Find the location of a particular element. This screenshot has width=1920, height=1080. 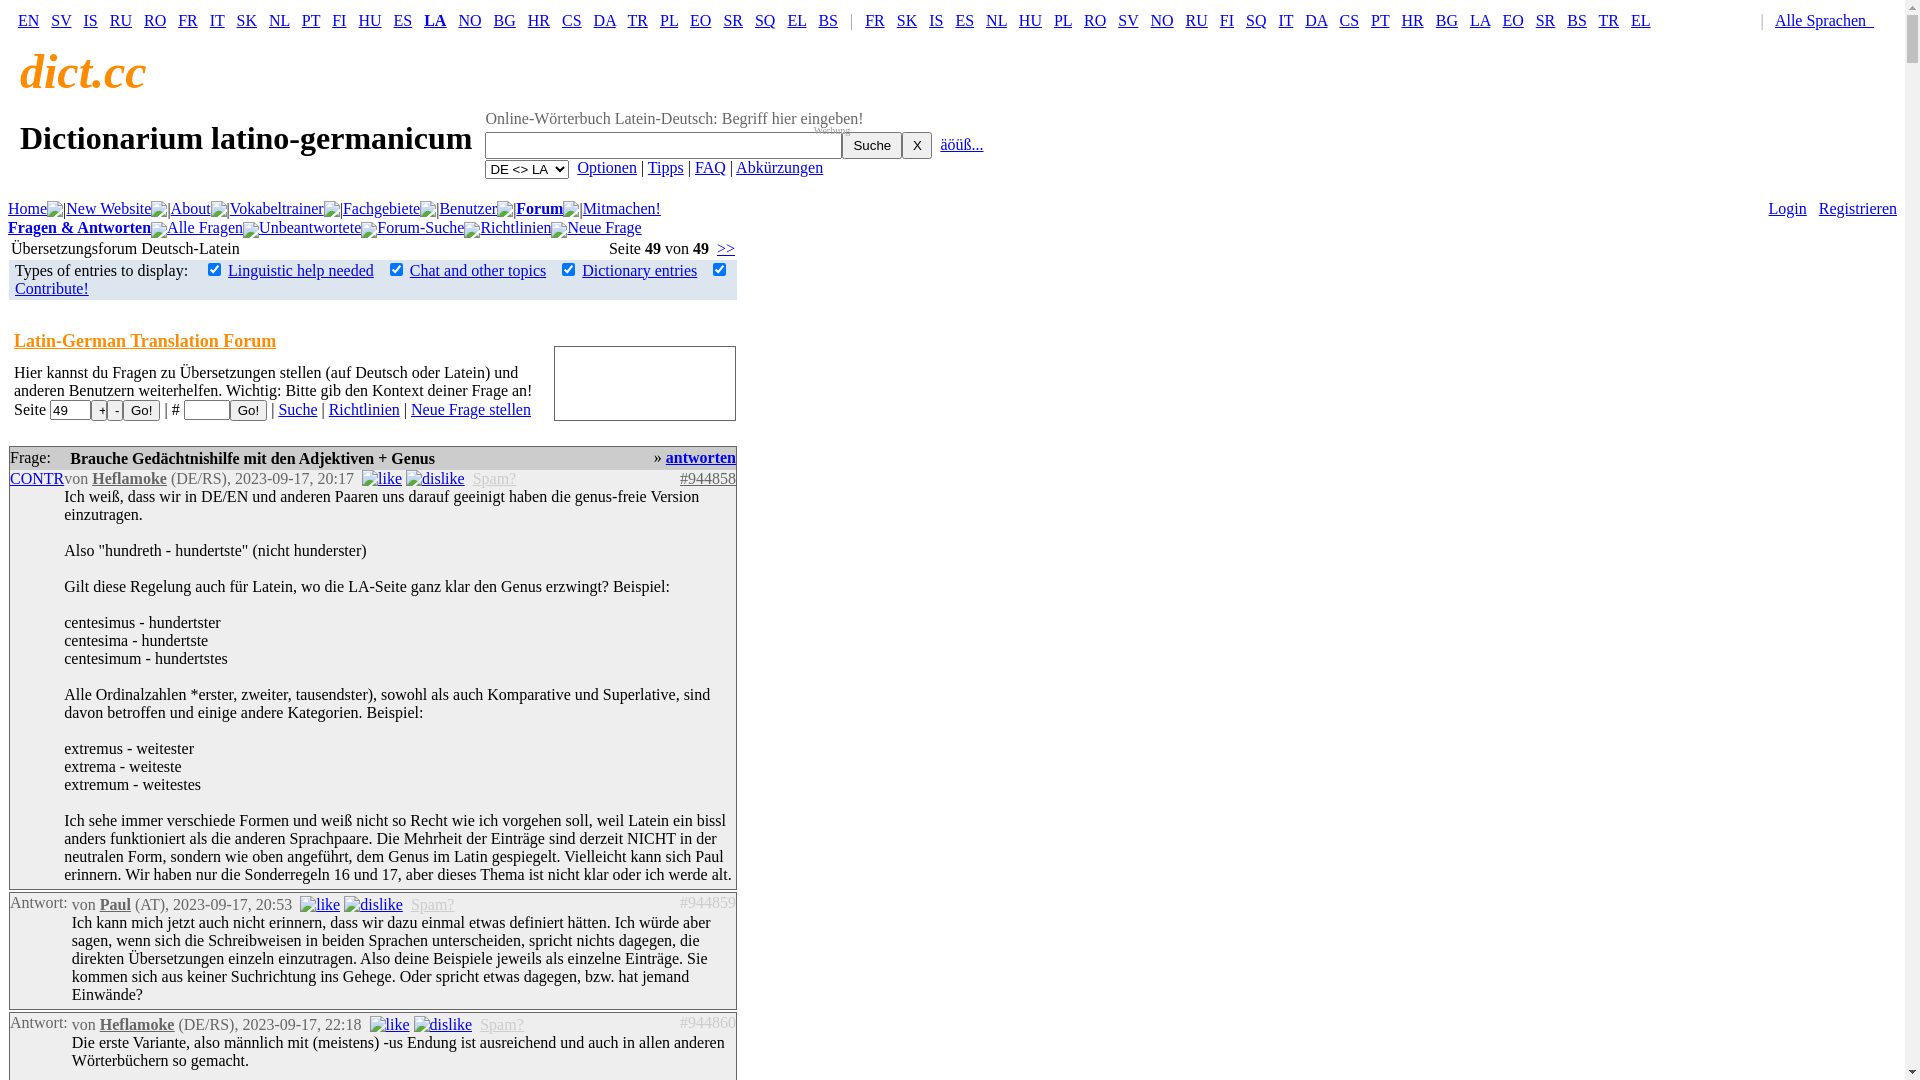

'Login' is located at coordinates (1788, 208).